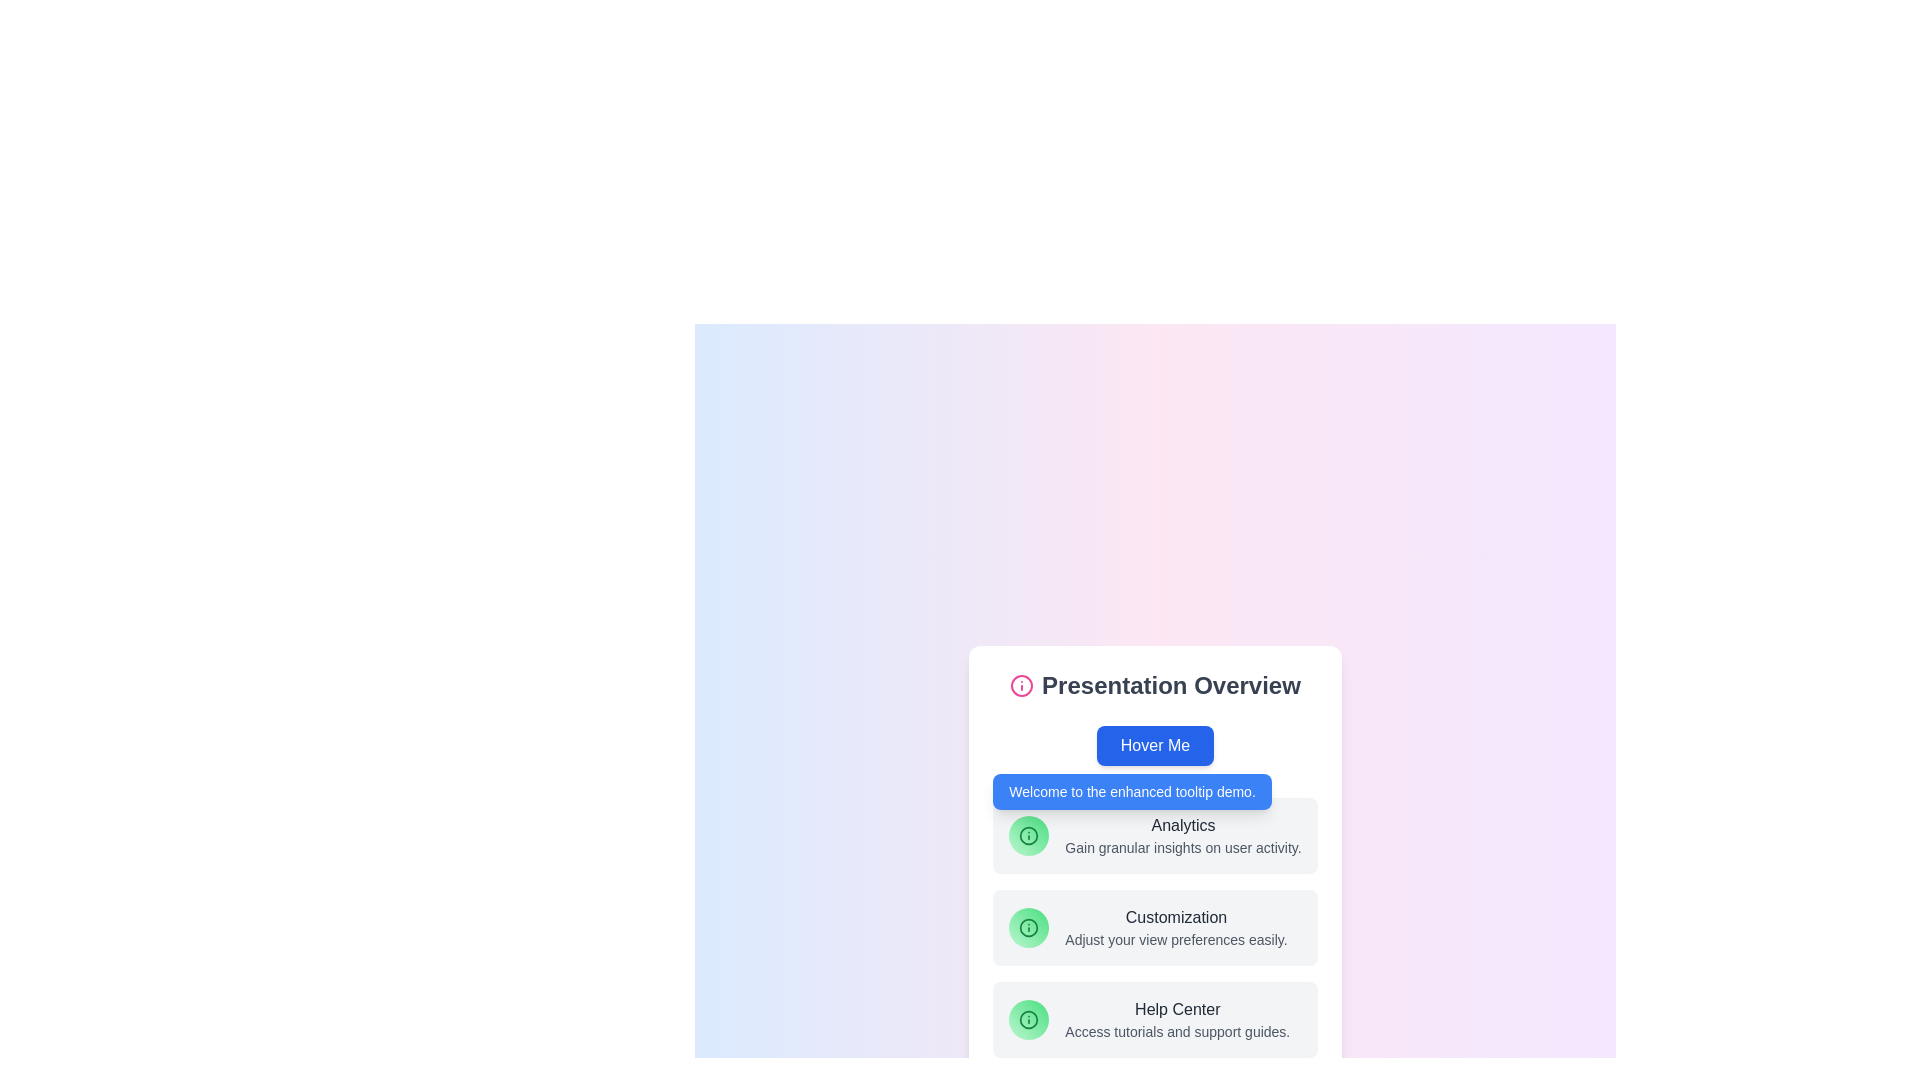 This screenshot has width=1920, height=1080. What do you see at coordinates (1029, 836) in the screenshot?
I see `the SVG circle element that is part of the circular icon to the left of the 'Analytics' label` at bounding box center [1029, 836].